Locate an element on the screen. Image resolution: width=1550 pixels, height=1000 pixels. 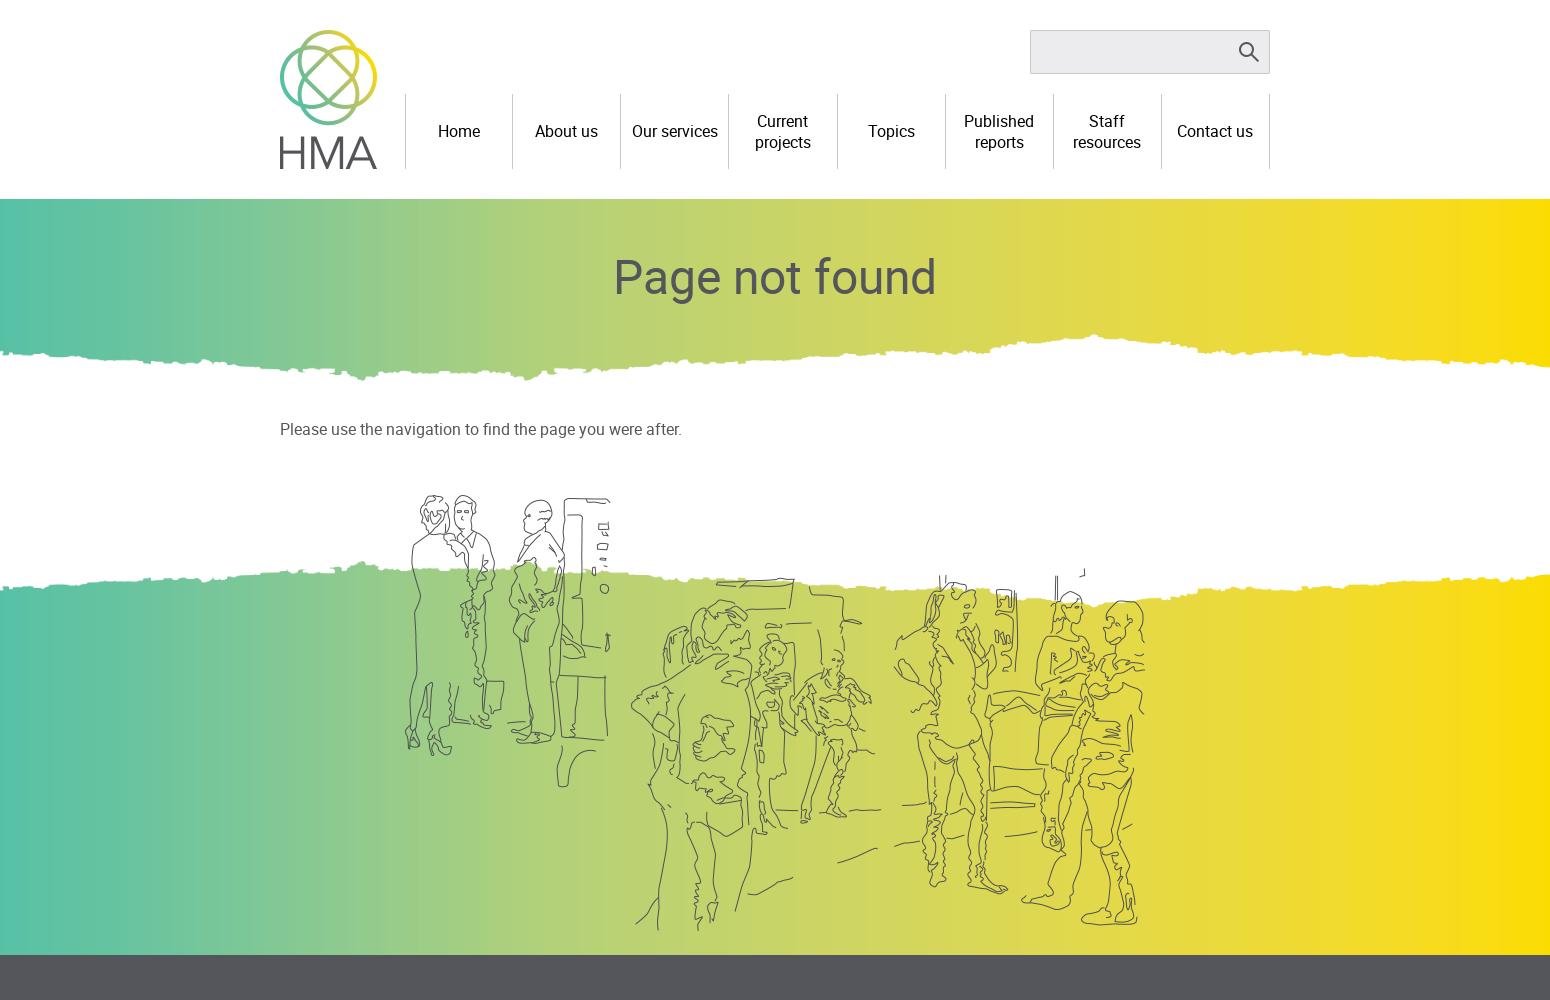
'Our services' is located at coordinates (672, 131).